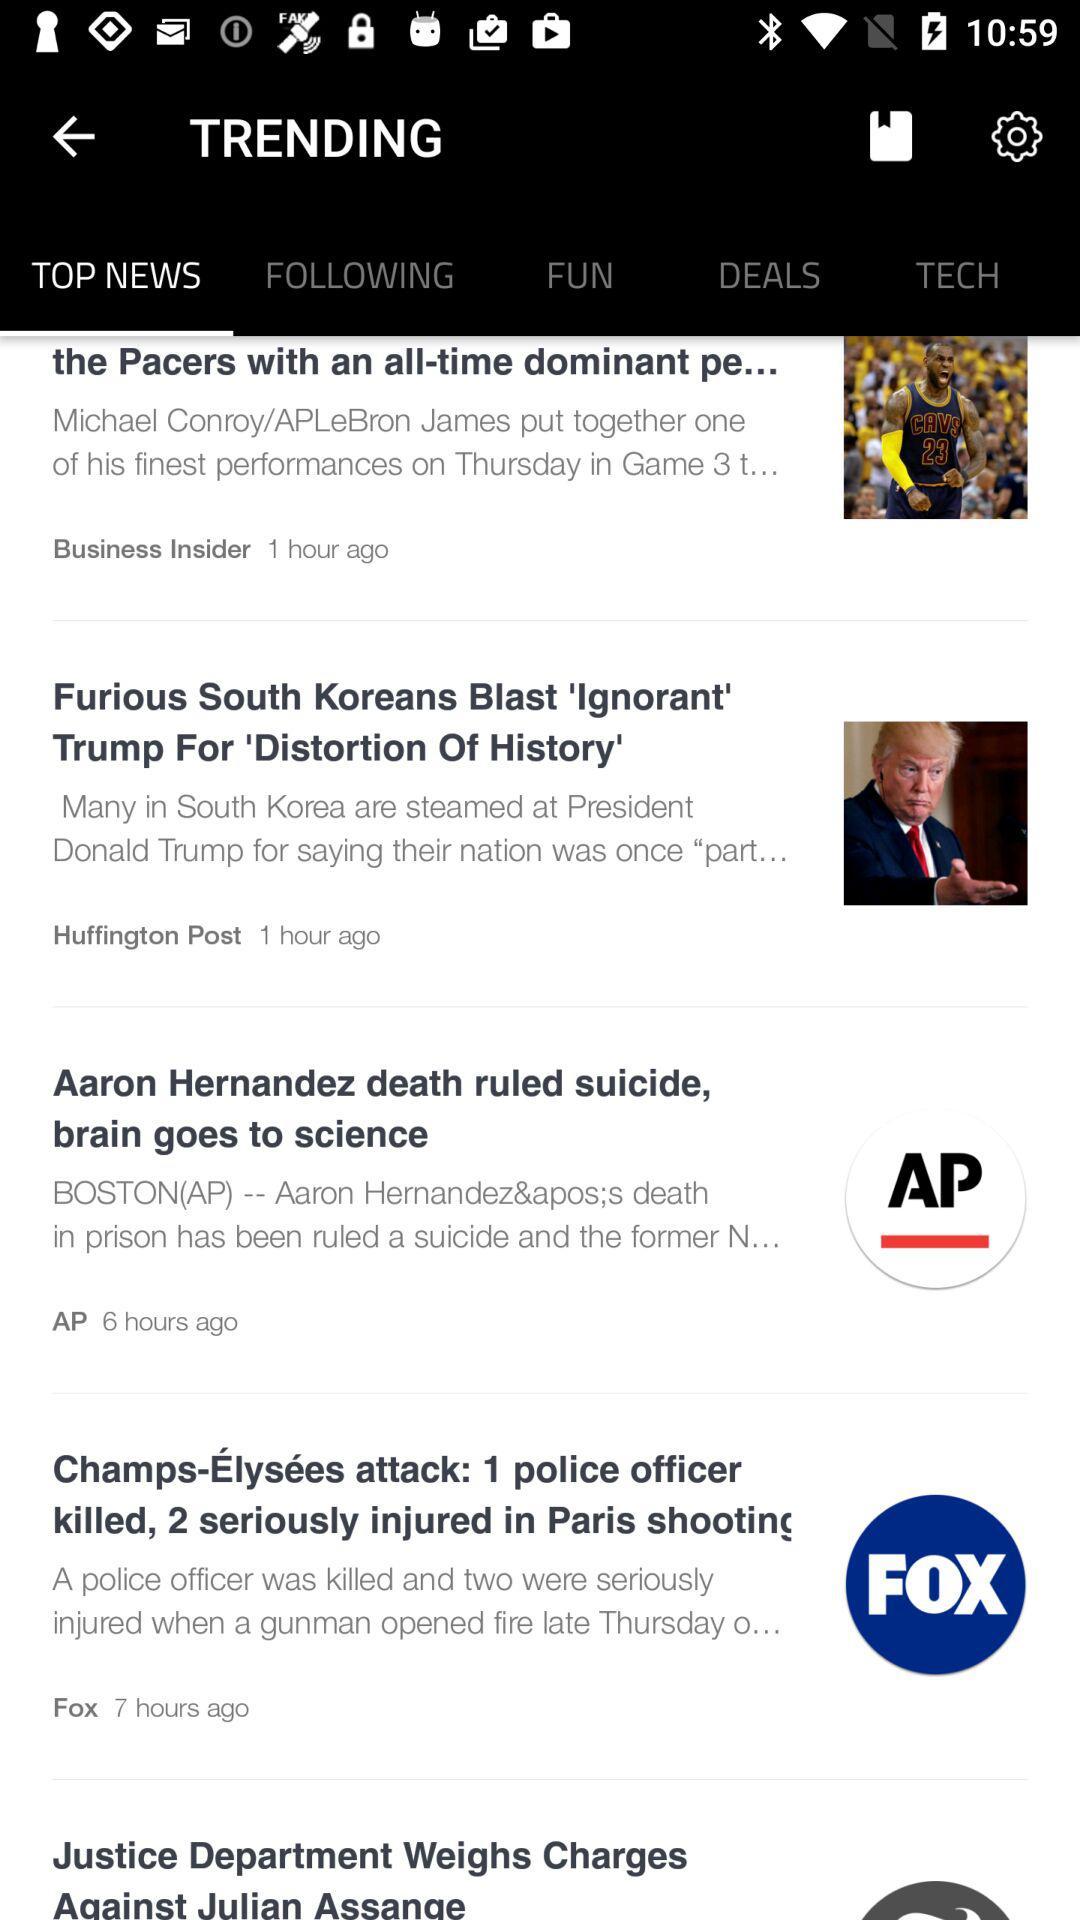  Describe the element at coordinates (890, 135) in the screenshot. I see `app to the right of the trending` at that location.